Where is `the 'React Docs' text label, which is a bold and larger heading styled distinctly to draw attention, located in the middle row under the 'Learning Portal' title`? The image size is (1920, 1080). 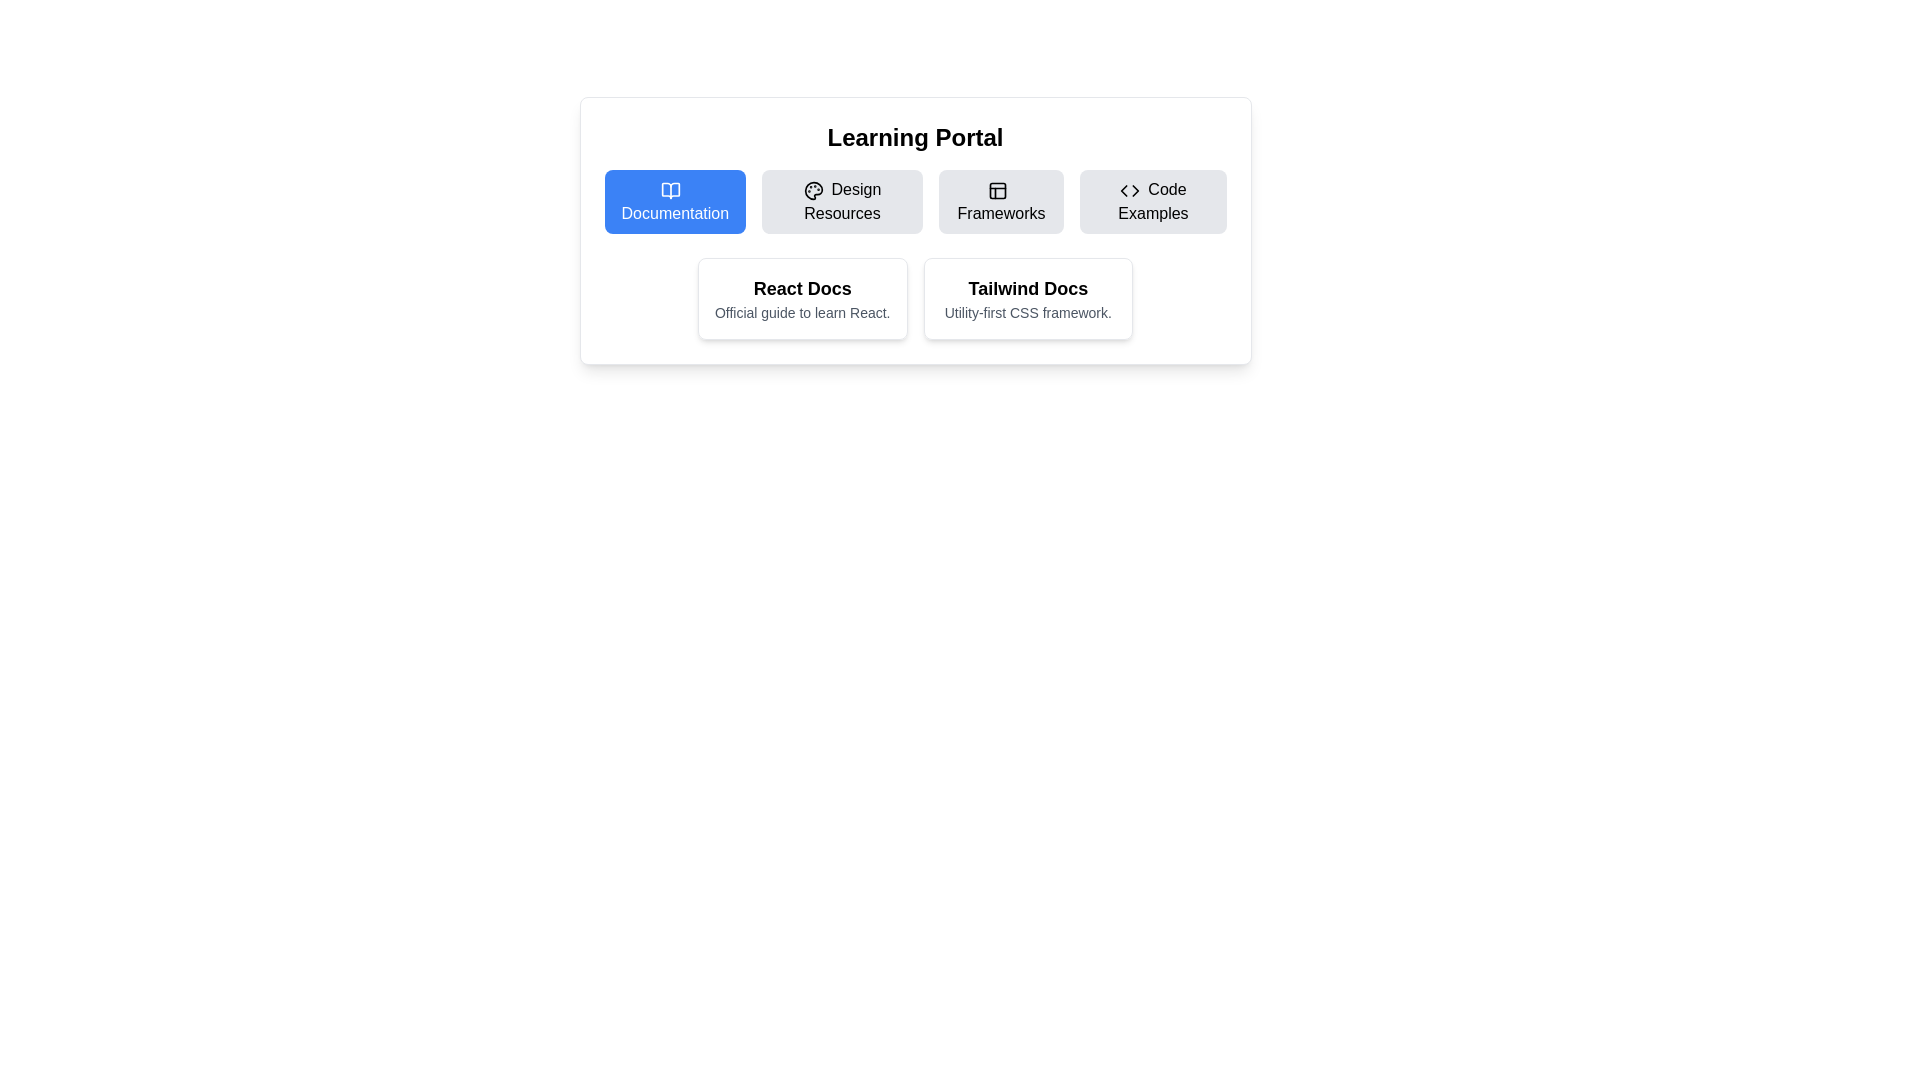 the 'React Docs' text label, which is a bold and larger heading styled distinctly to draw attention, located in the middle row under the 'Learning Portal' title is located at coordinates (802, 289).